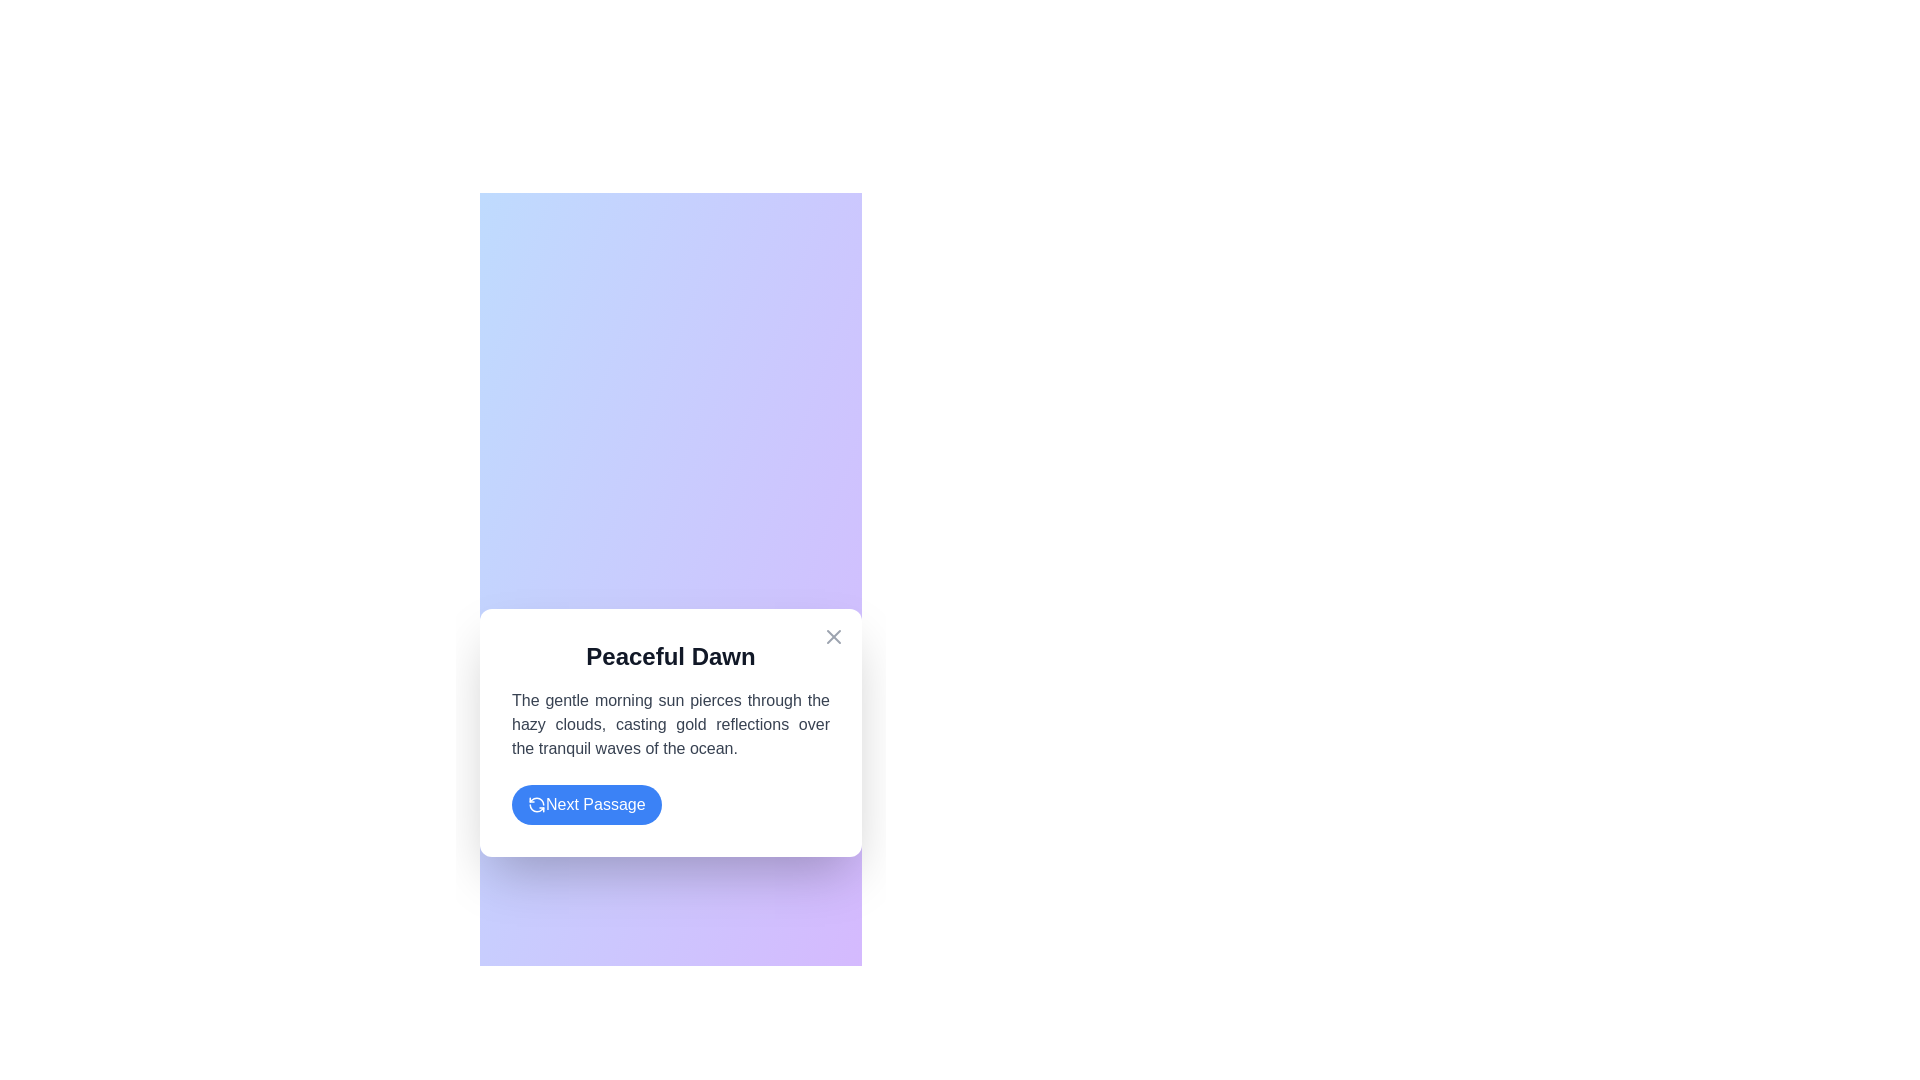  I want to click on the 'Next Passage' button to navigate to the next passage, so click(585, 804).